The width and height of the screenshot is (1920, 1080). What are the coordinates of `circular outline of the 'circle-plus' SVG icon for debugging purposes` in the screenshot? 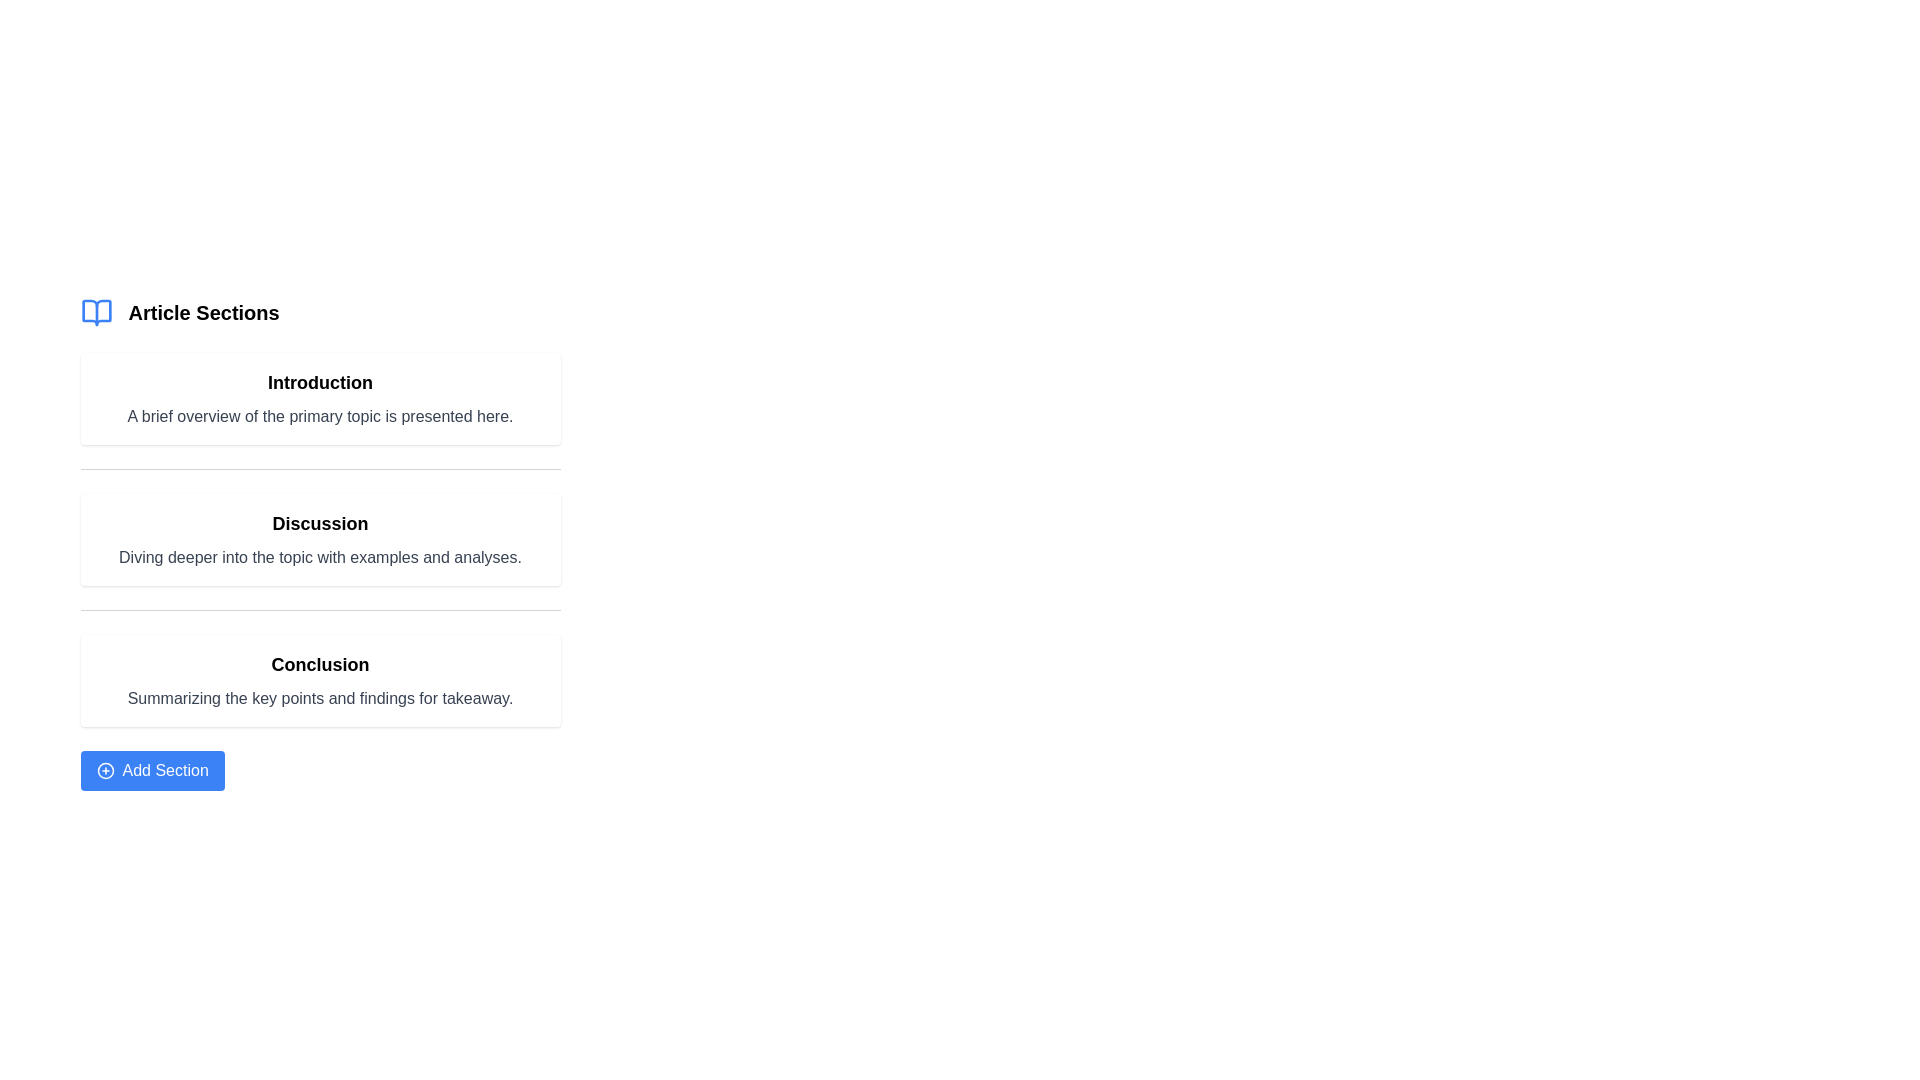 It's located at (104, 770).